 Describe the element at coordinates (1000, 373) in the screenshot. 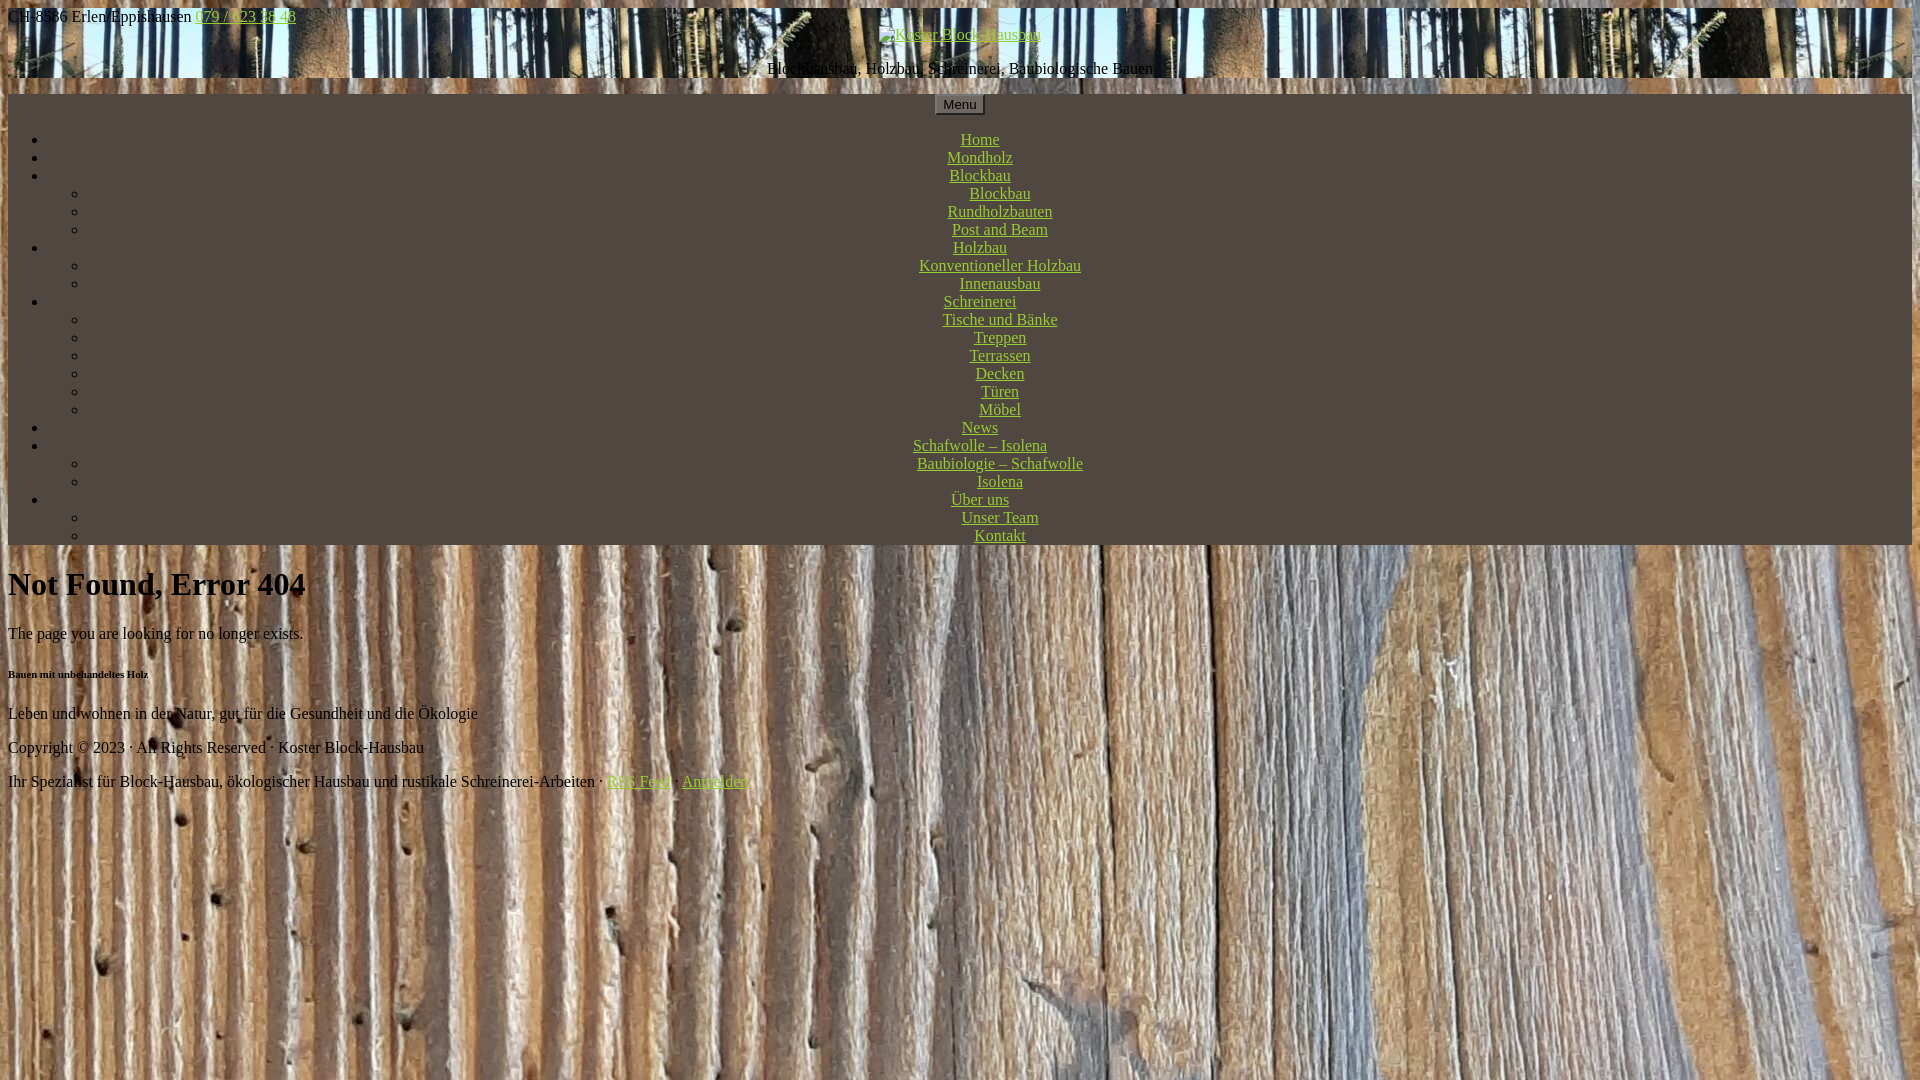

I see `'Decken'` at that location.